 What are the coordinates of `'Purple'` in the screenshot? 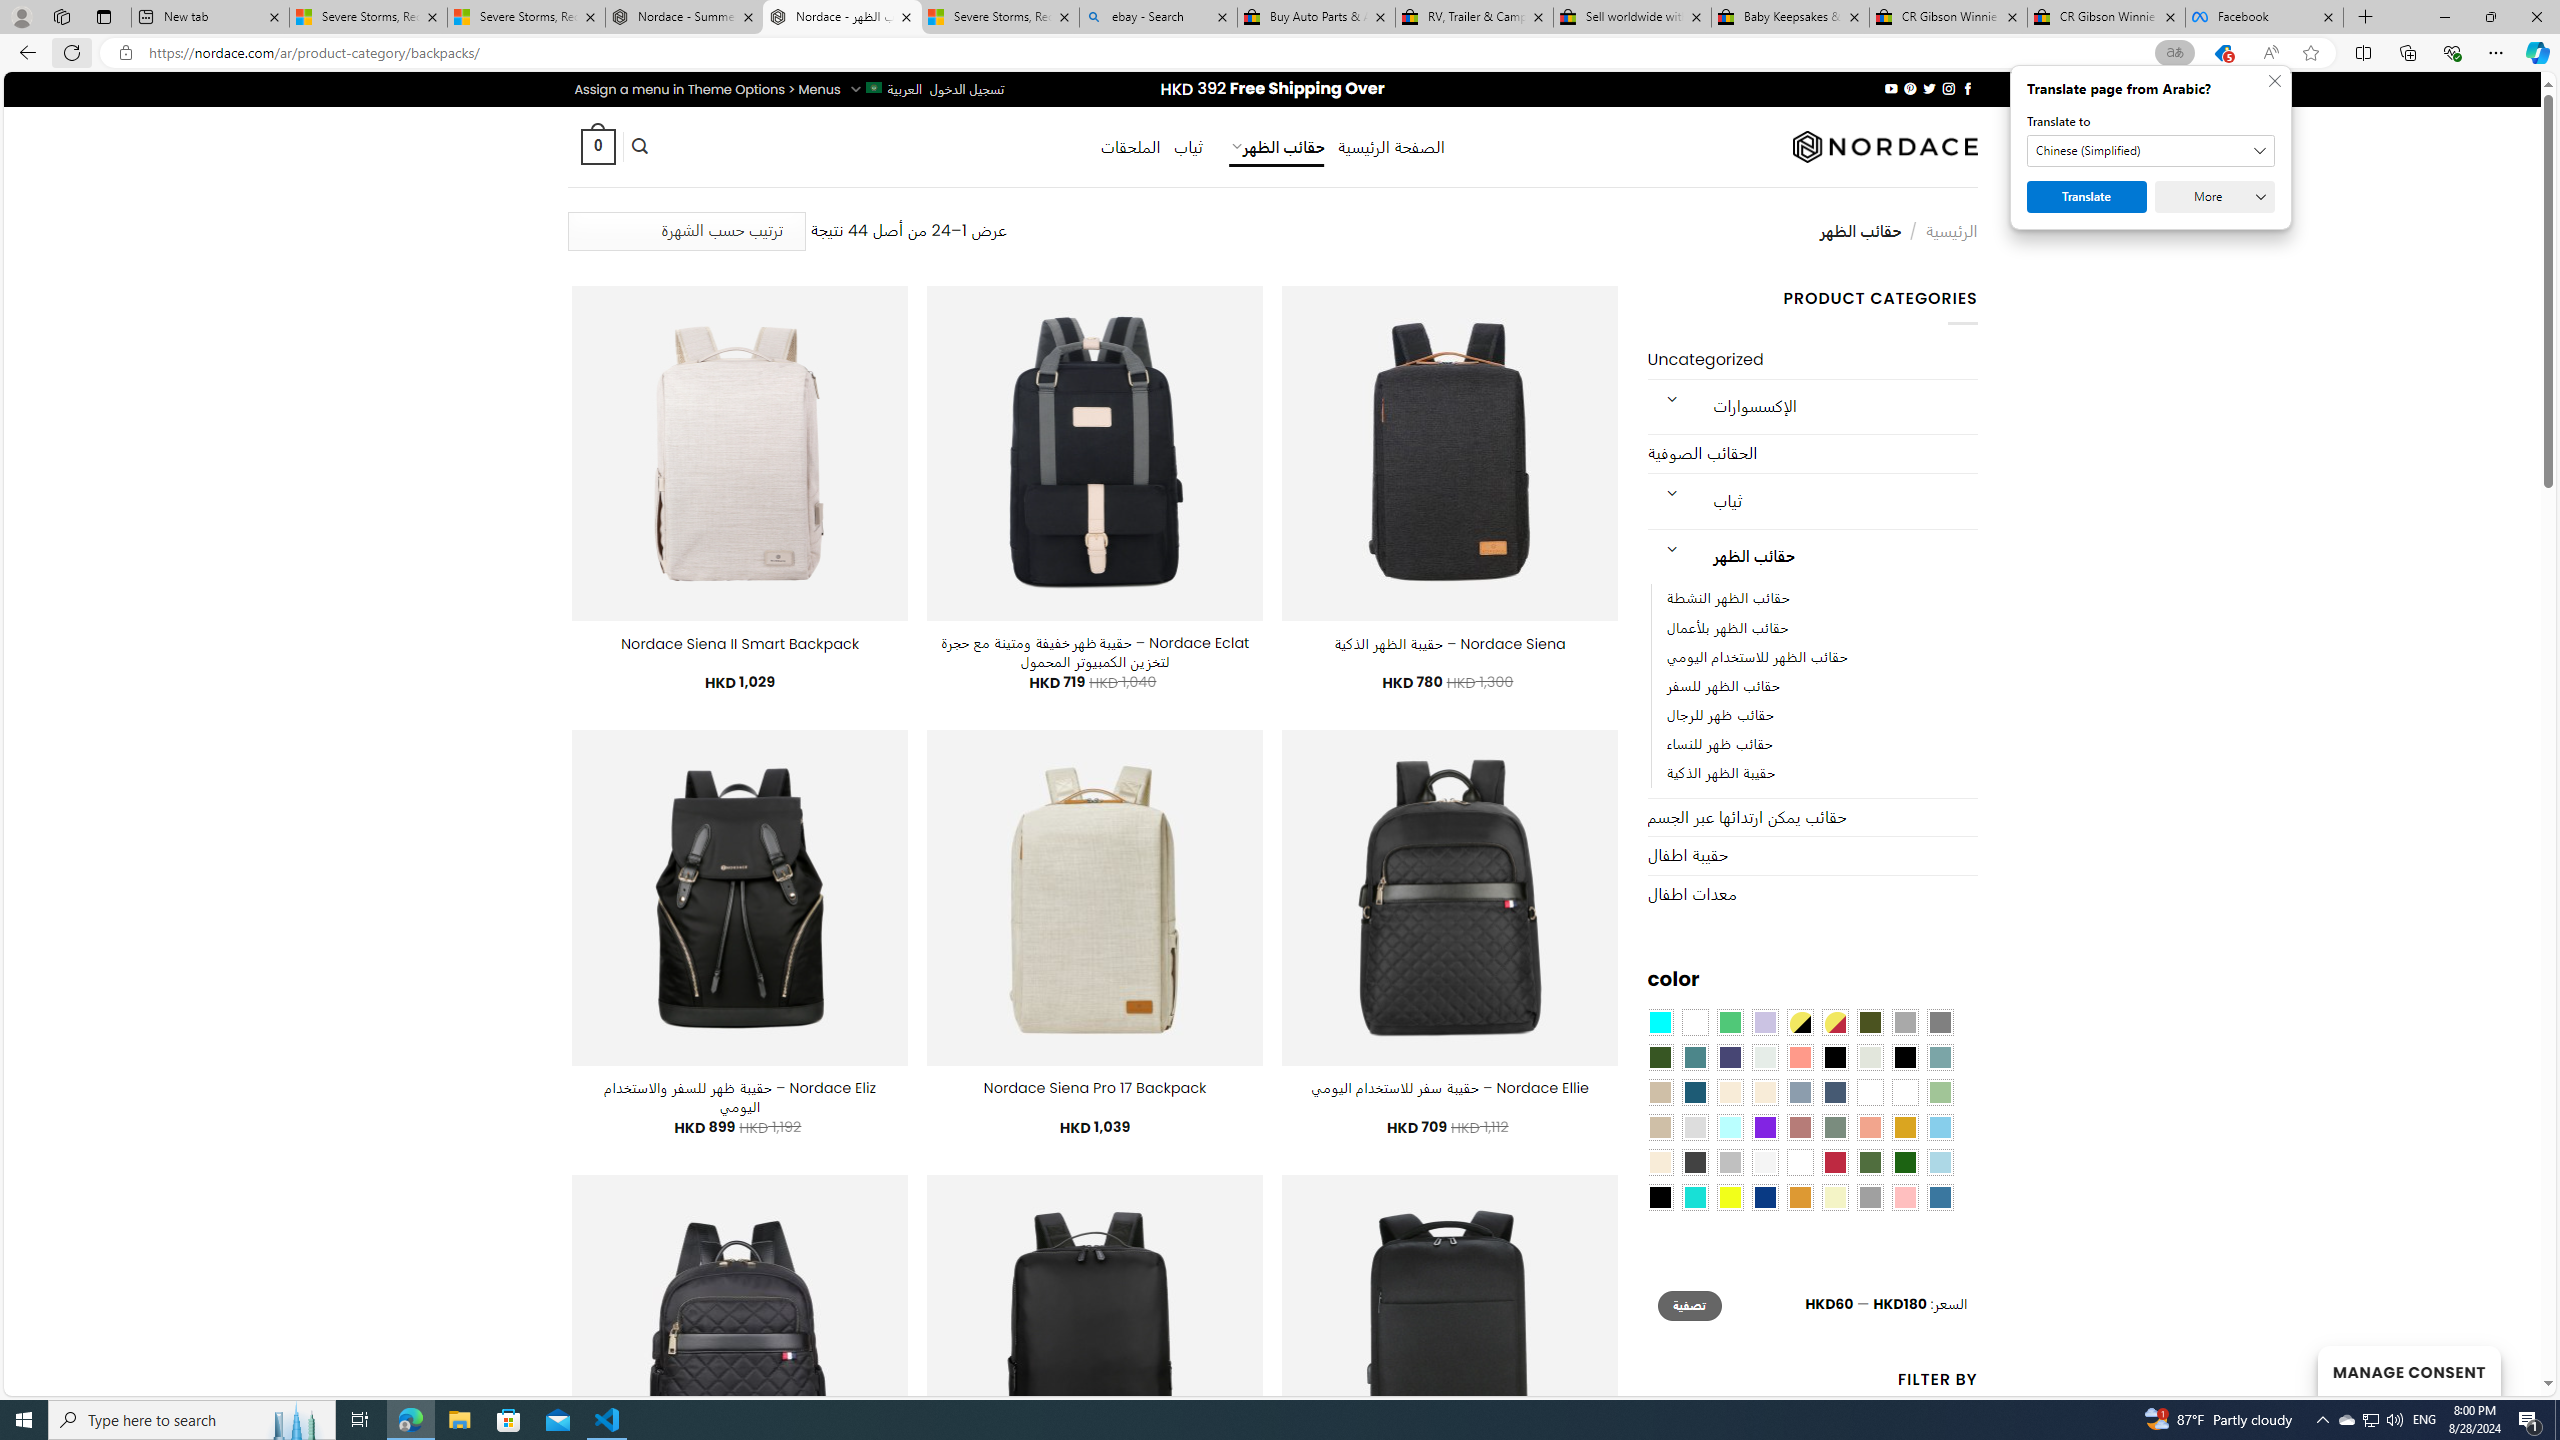 It's located at (1765, 1126).